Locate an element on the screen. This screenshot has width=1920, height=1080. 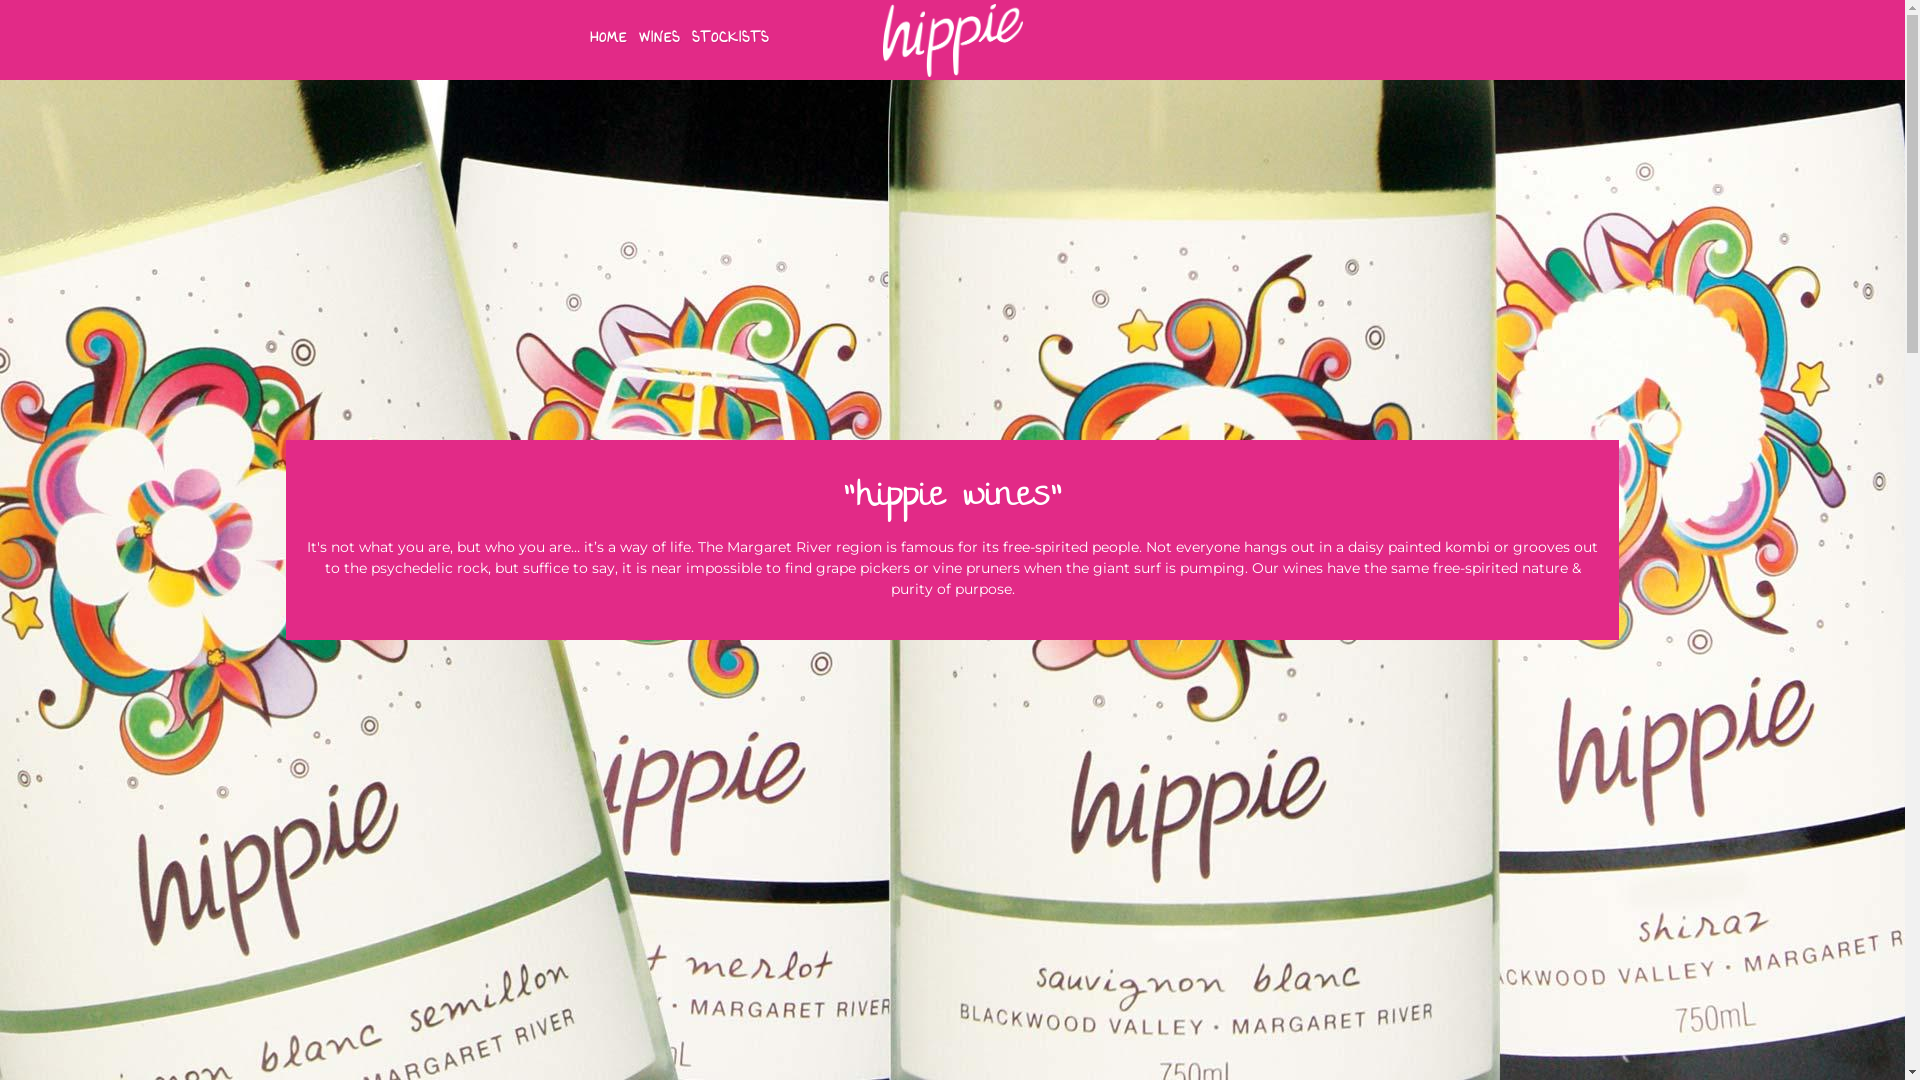
'STOCKISTS' is located at coordinates (728, 38).